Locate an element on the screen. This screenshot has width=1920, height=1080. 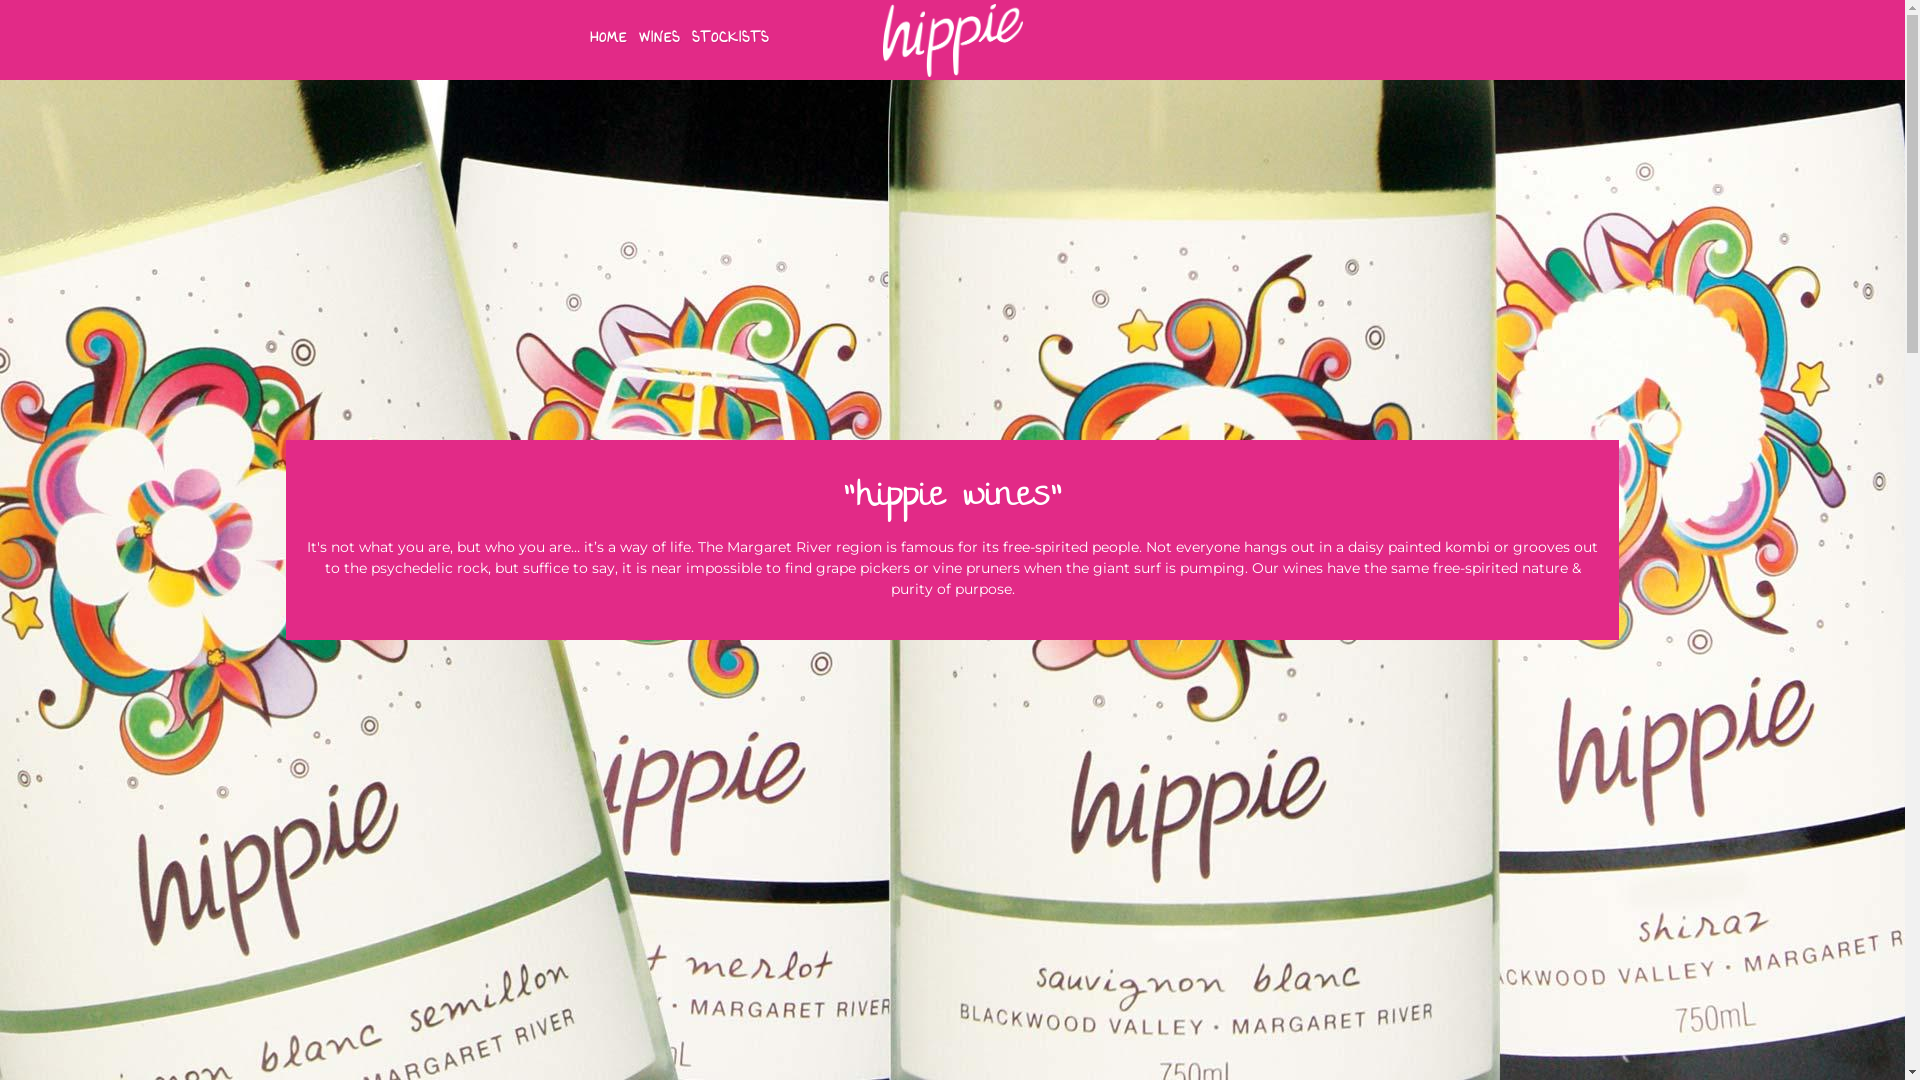
'STOCKISTS' is located at coordinates (728, 38).